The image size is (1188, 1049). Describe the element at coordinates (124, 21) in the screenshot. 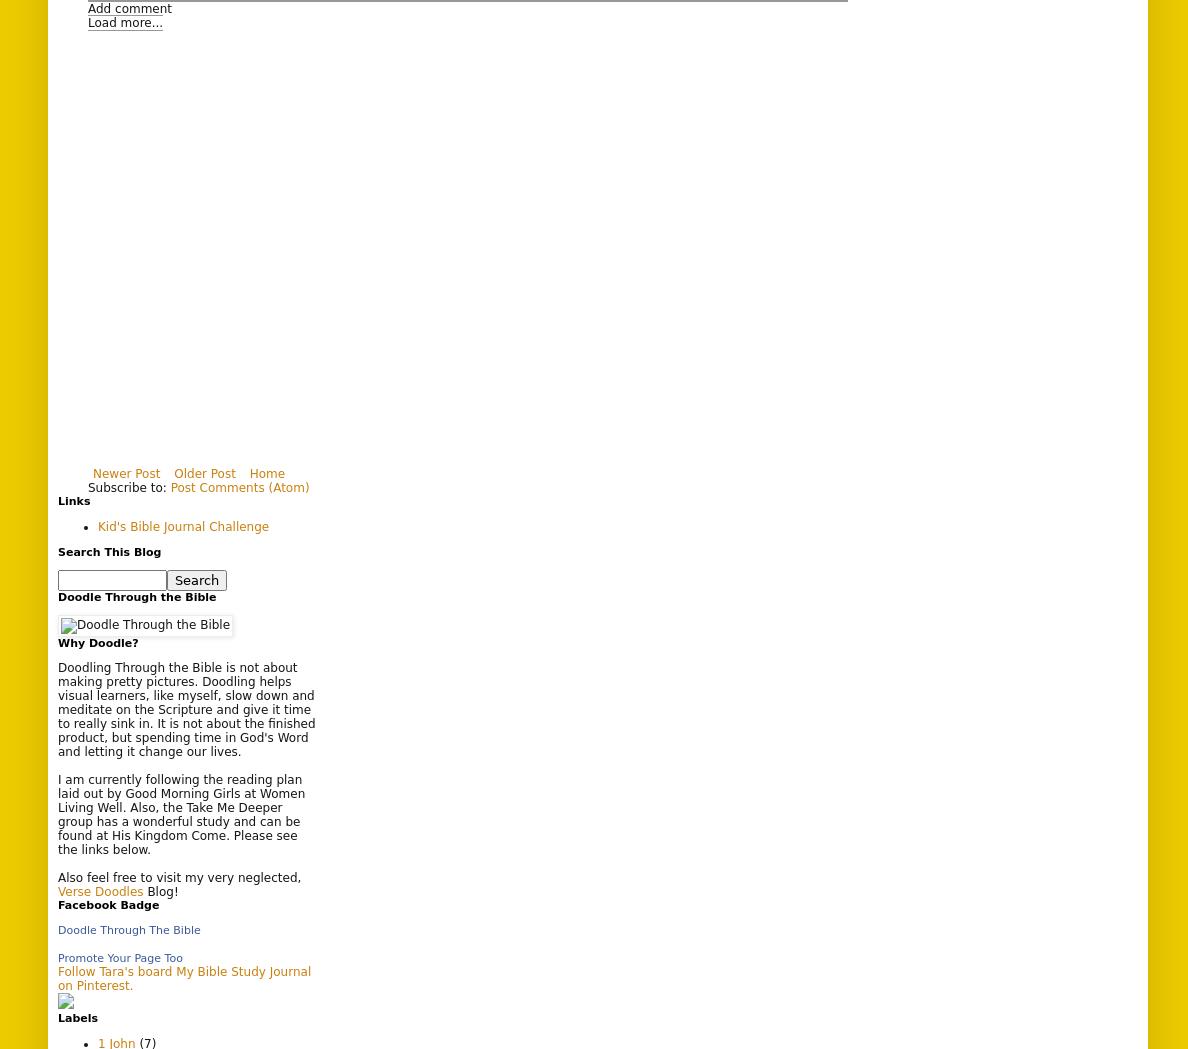

I see `'Load more...'` at that location.